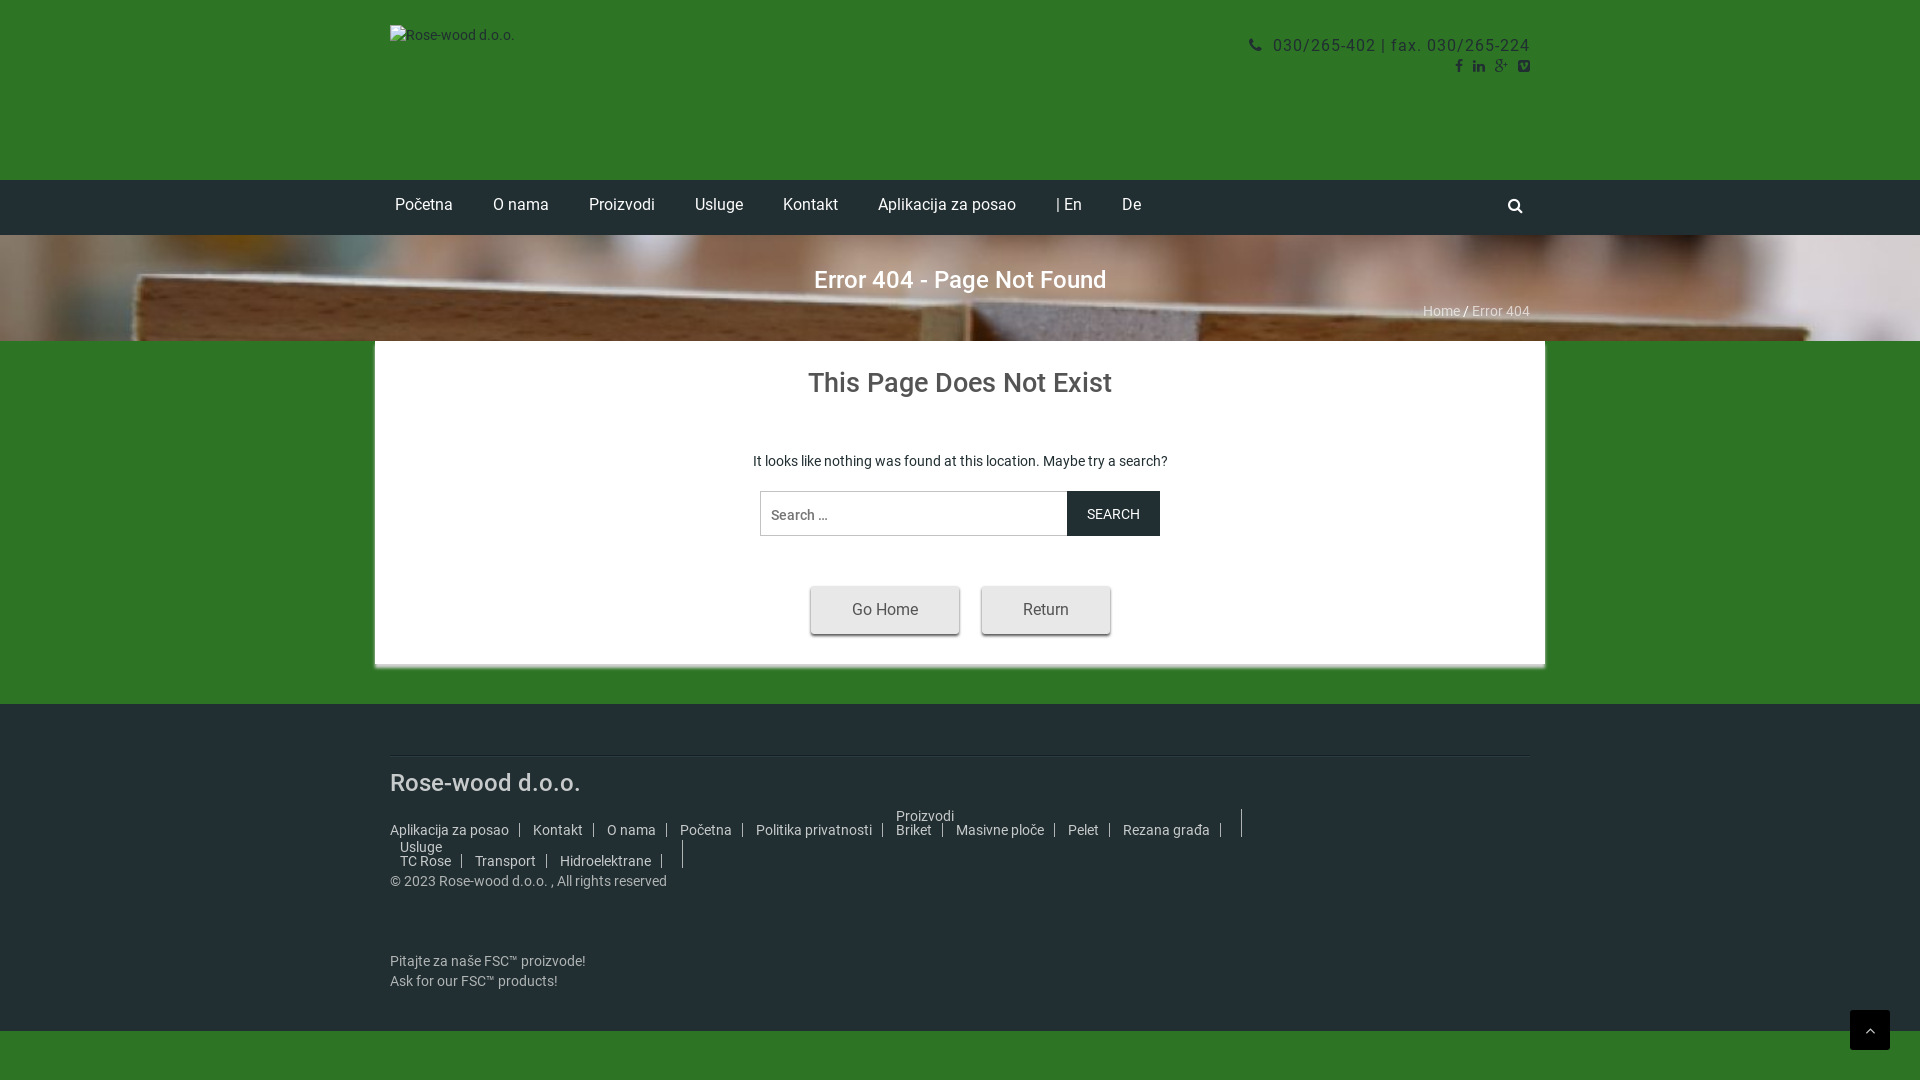 The width and height of the screenshot is (1920, 1080). What do you see at coordinates (1045, 608) in the screenshot?
I see `'Return'` at bounding box center [1045, 608].